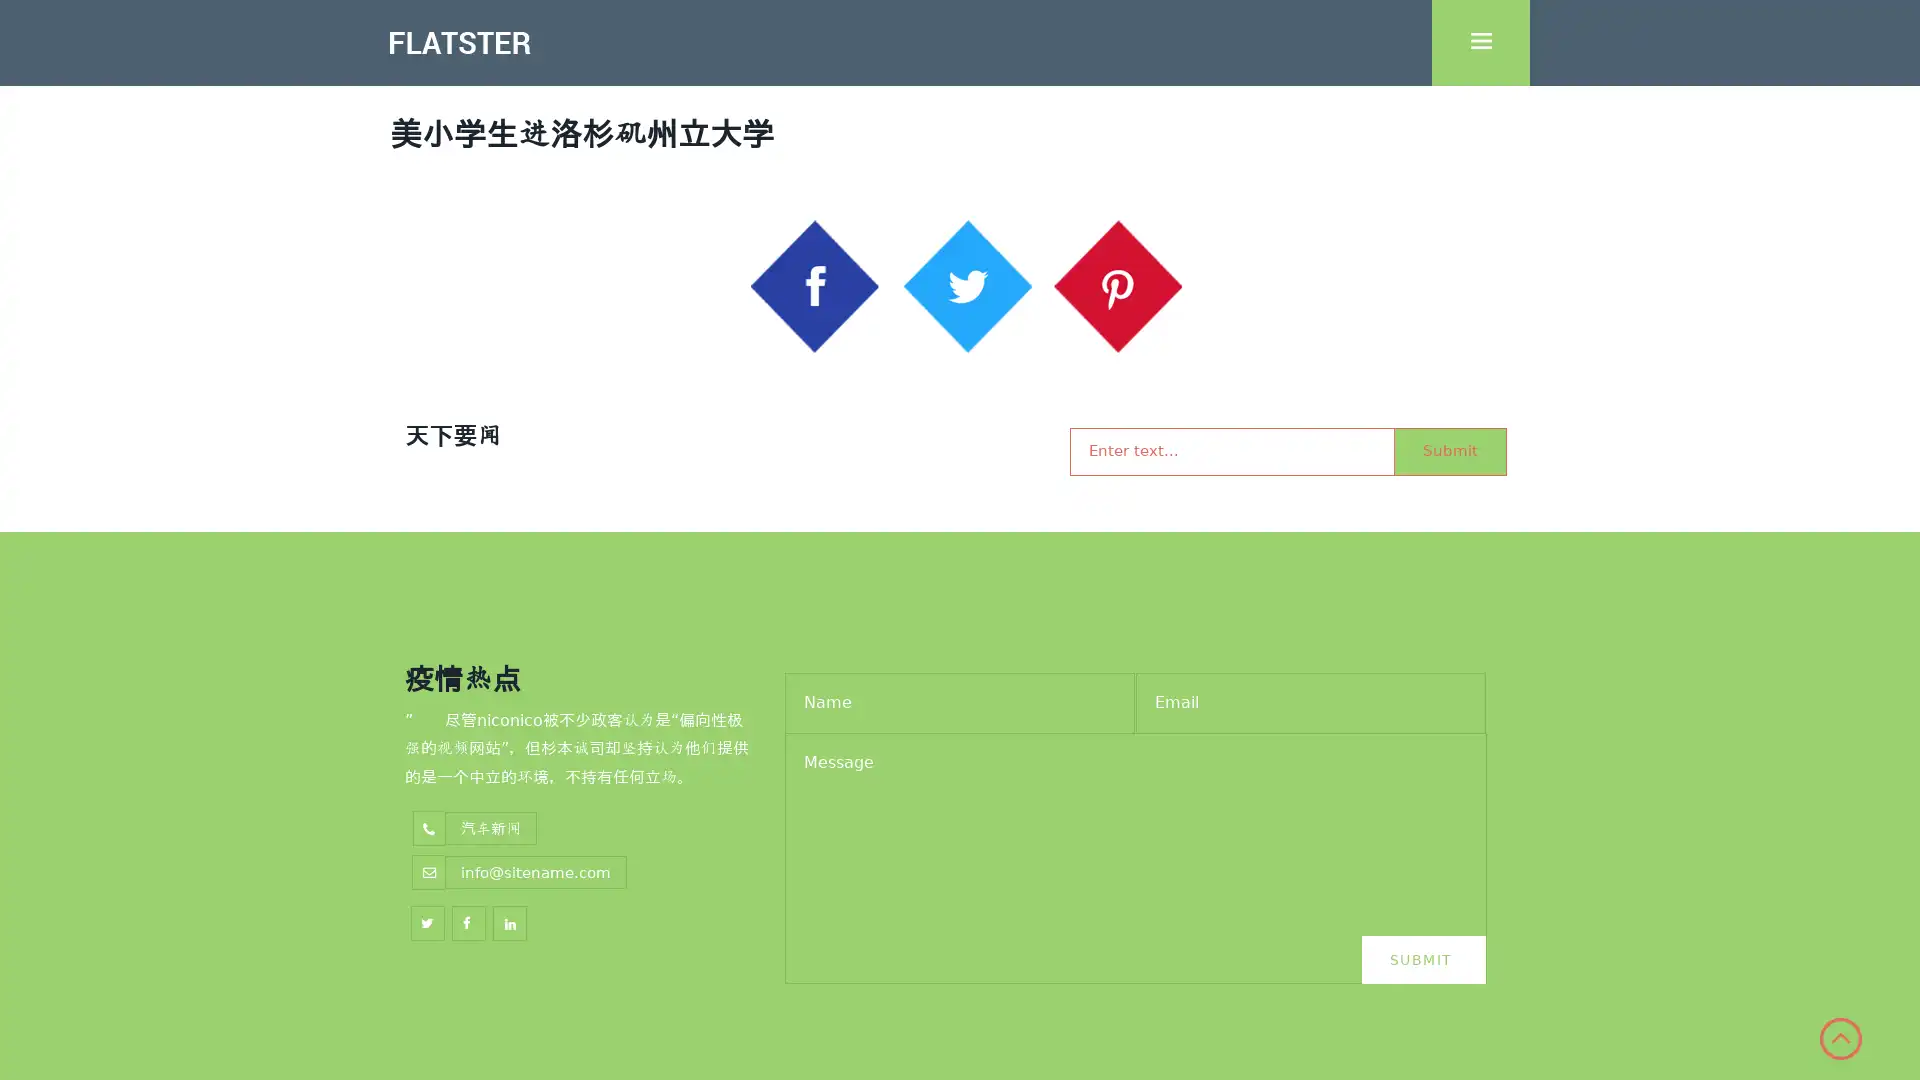 This screenshot has height=1080, width=1920. What do you see at coordinates (1441, 451) in the screenshot?
I see `Submit` at bounding box center [1441, 451].